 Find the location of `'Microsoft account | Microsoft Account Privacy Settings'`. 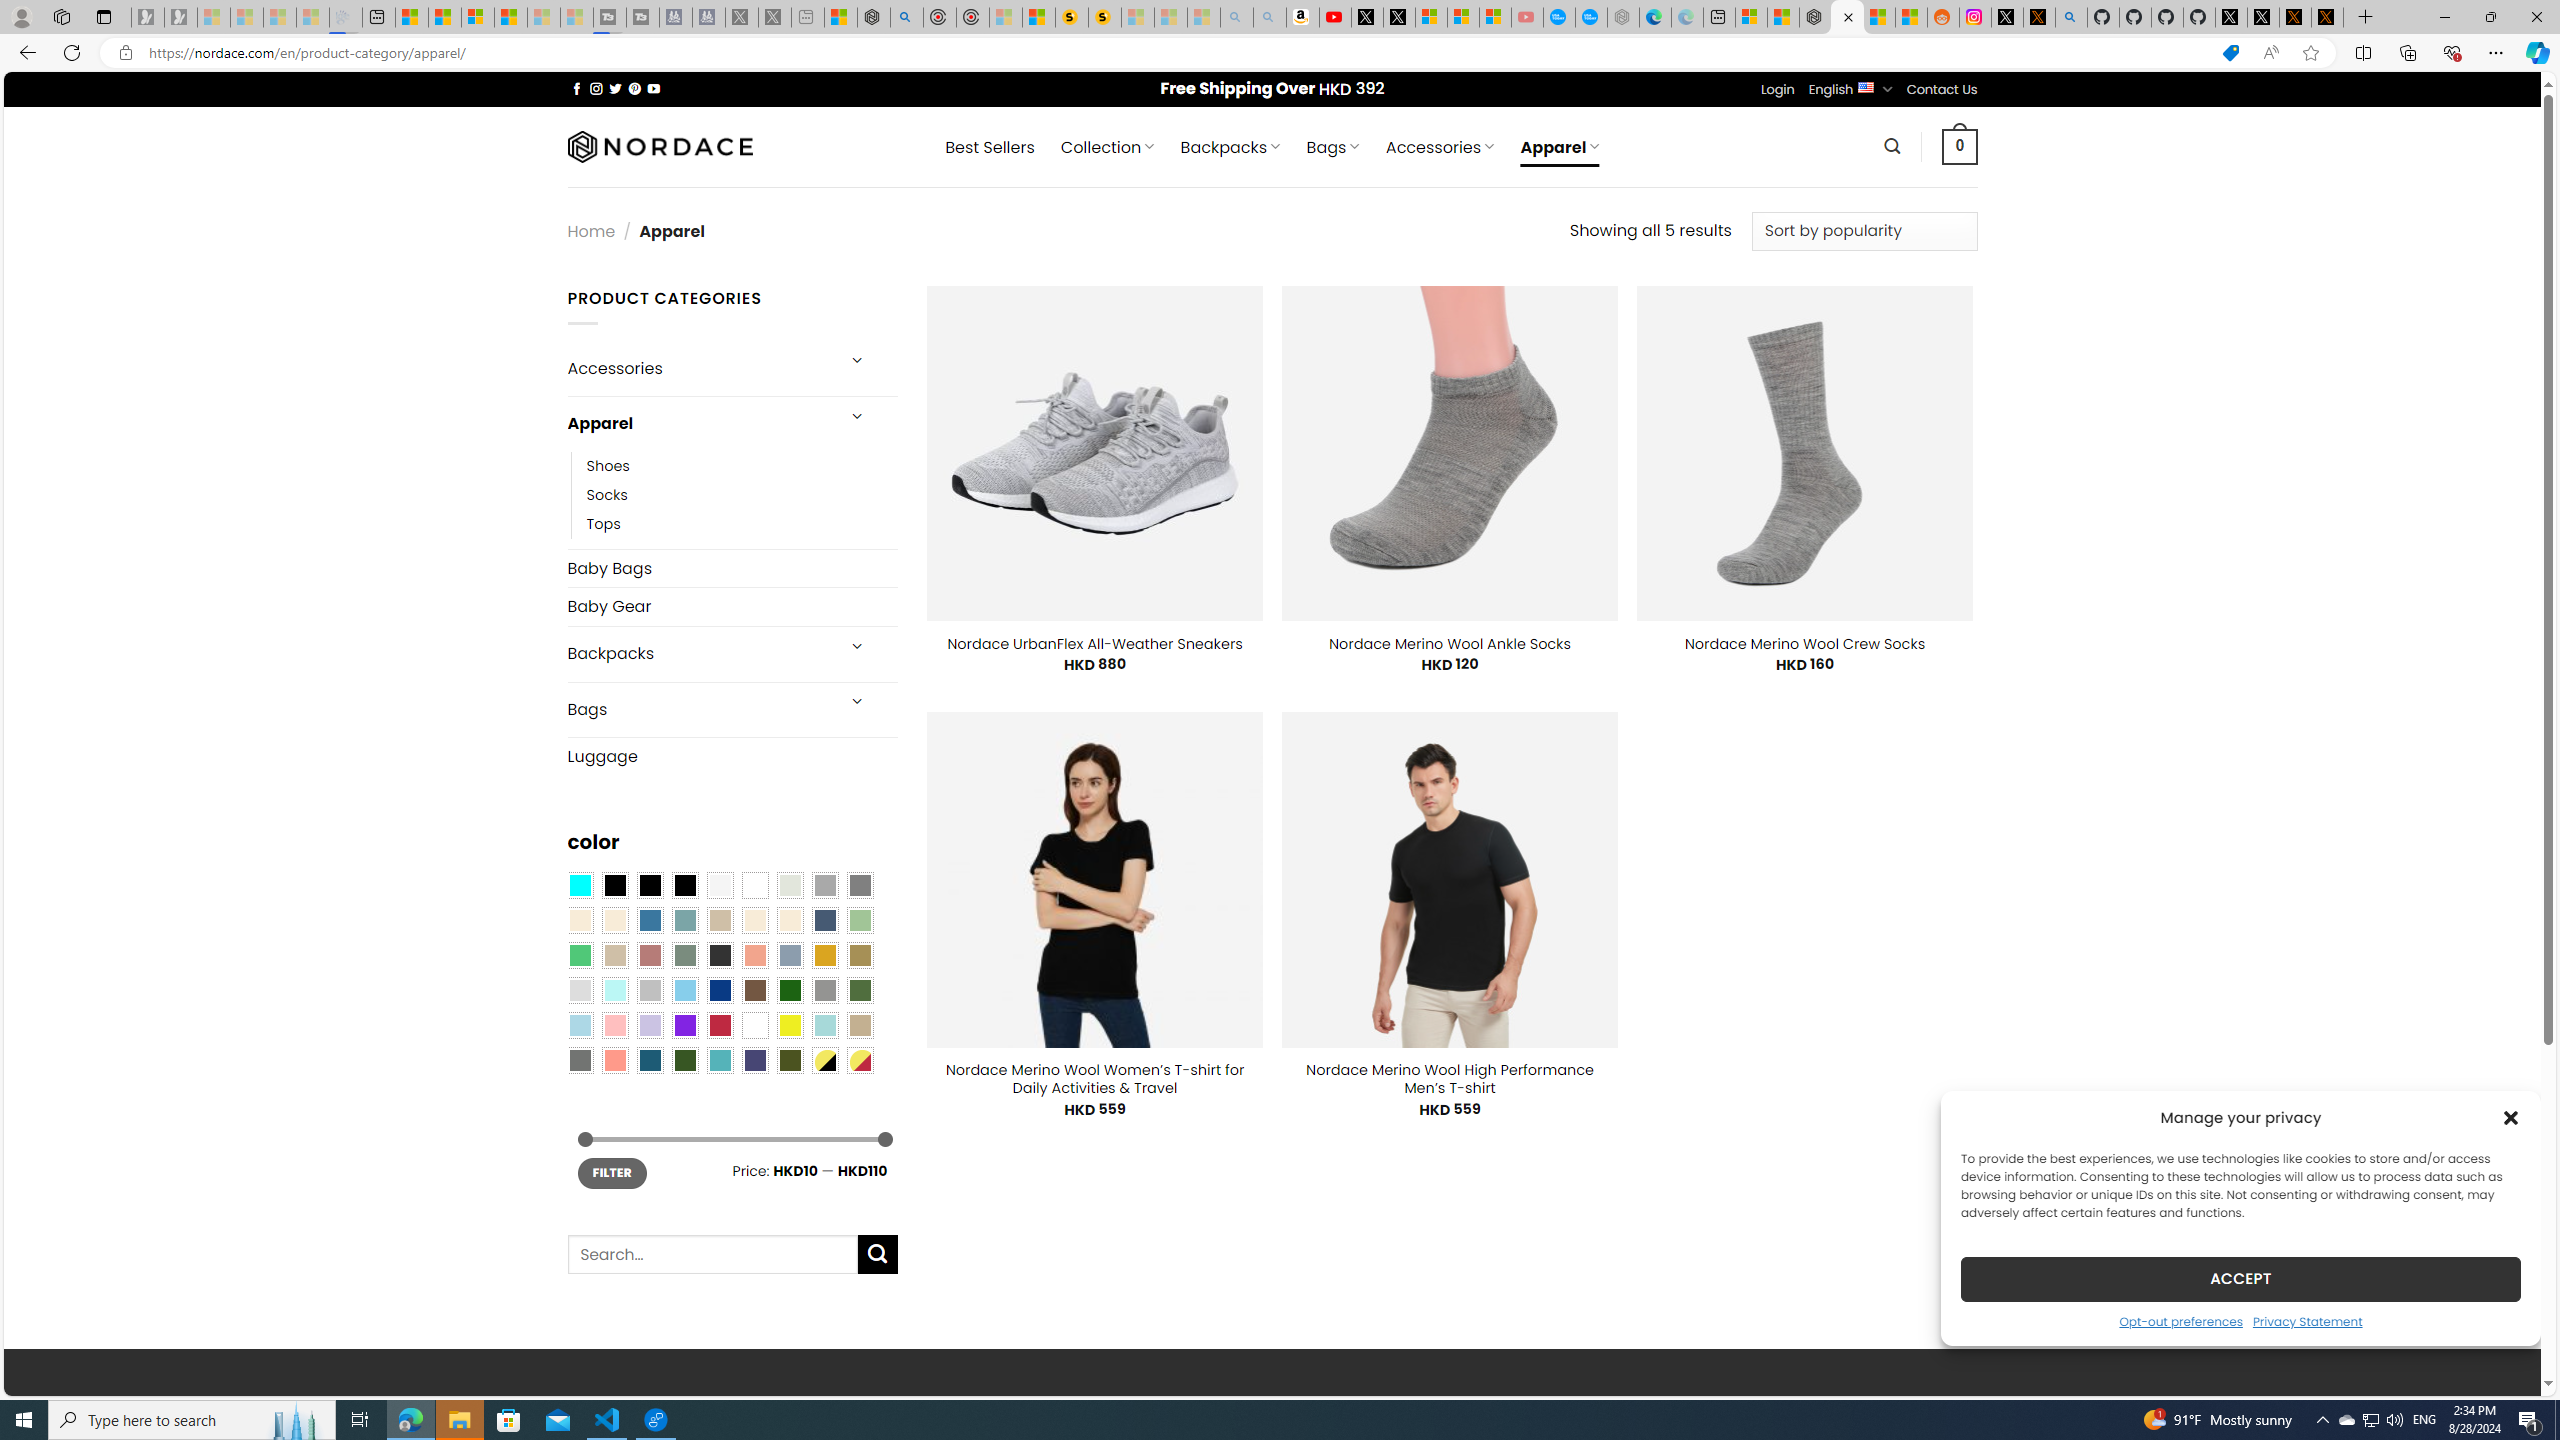

'Microsoft account | Microsoft Account Privacy Settings' is located at coordinates (1752, 16).